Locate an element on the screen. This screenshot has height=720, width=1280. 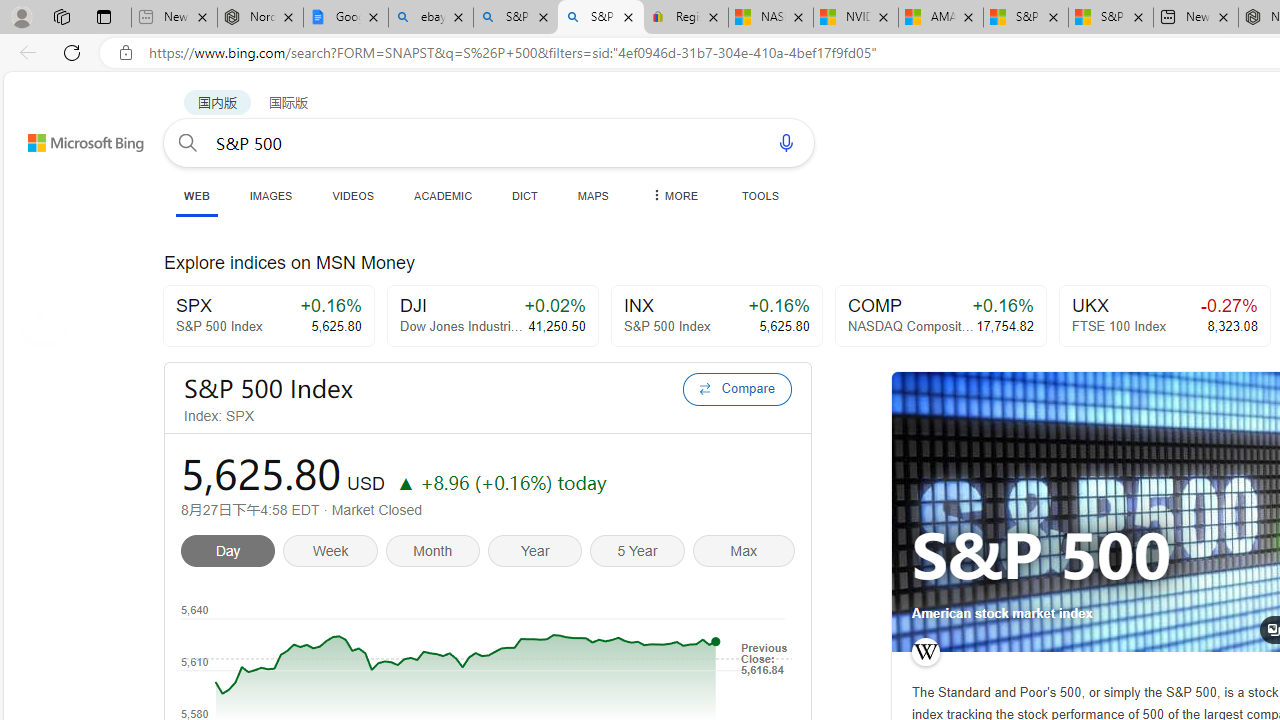
'5 Year' is located at coordinates (641, 553).